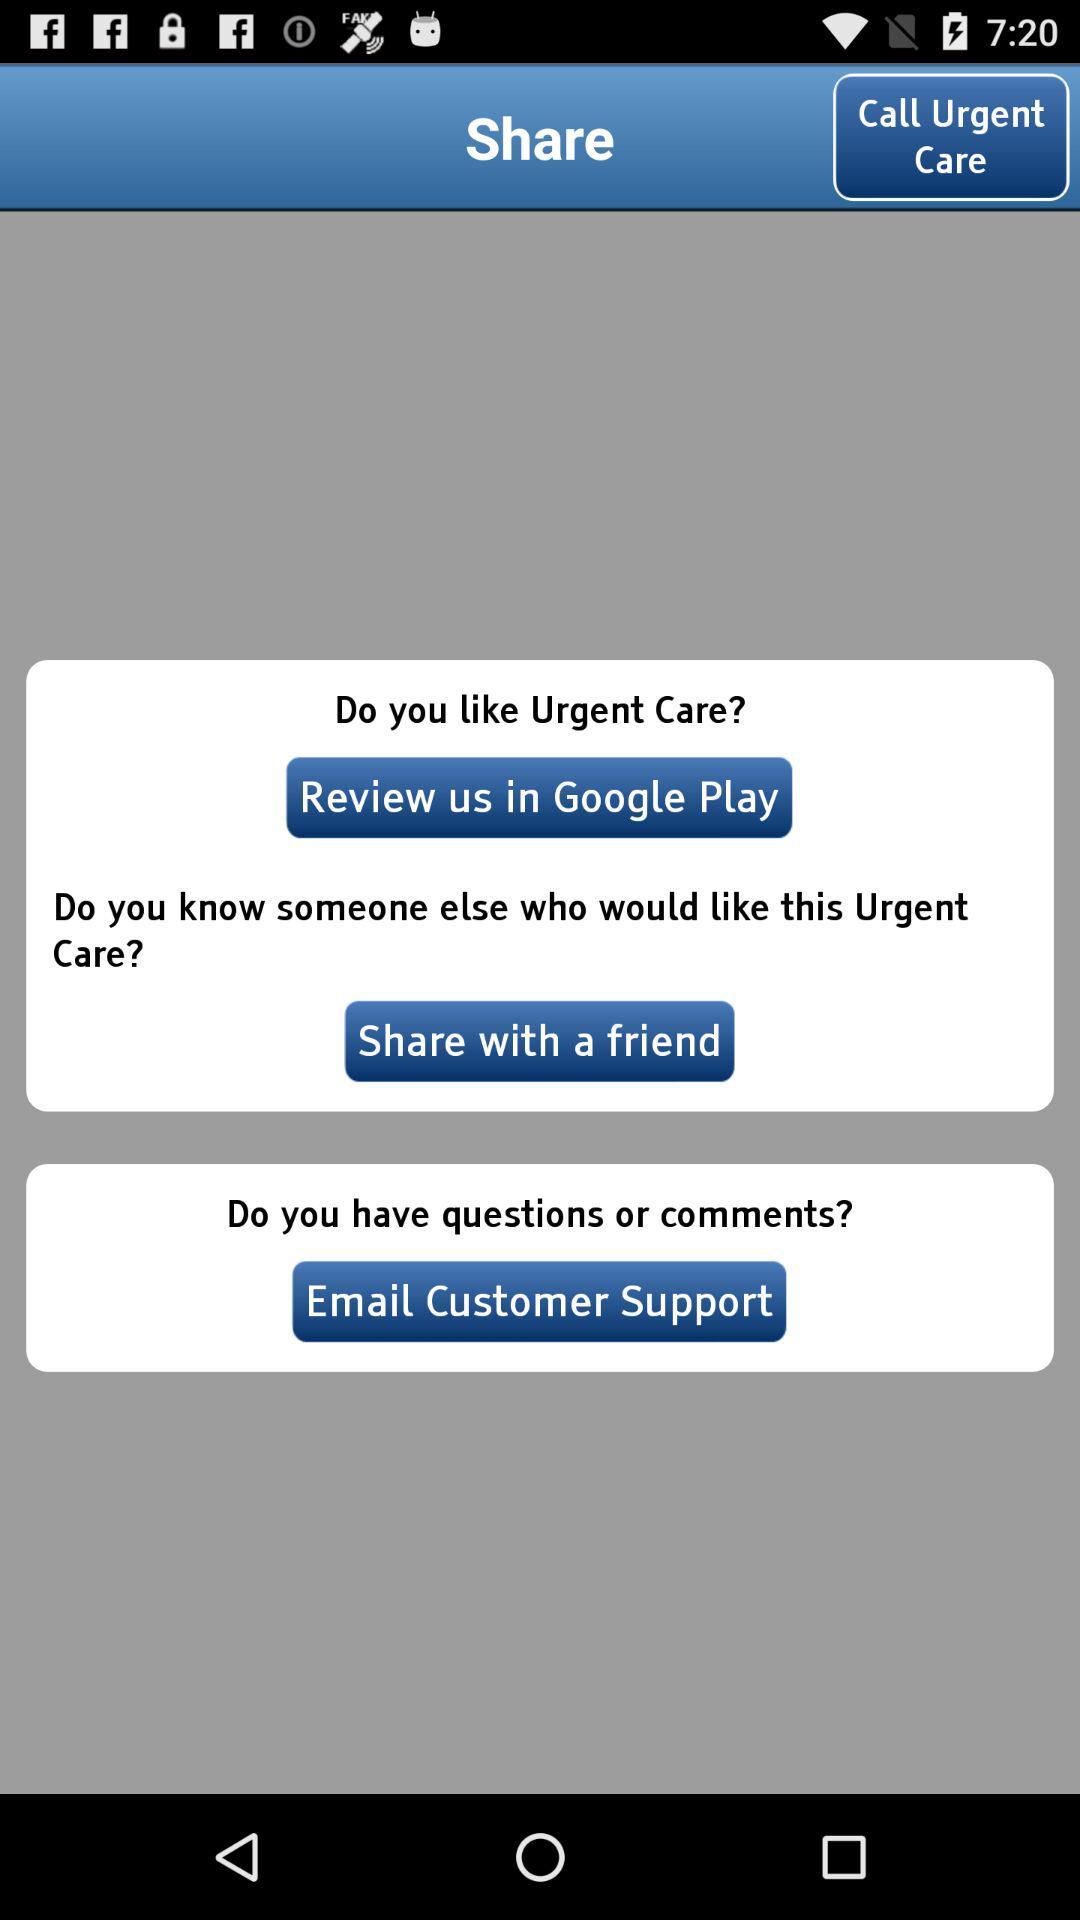  Describe the element at coordinates (538, 1301) in the screenshot. I see `email customer support at the bottom` at that location.